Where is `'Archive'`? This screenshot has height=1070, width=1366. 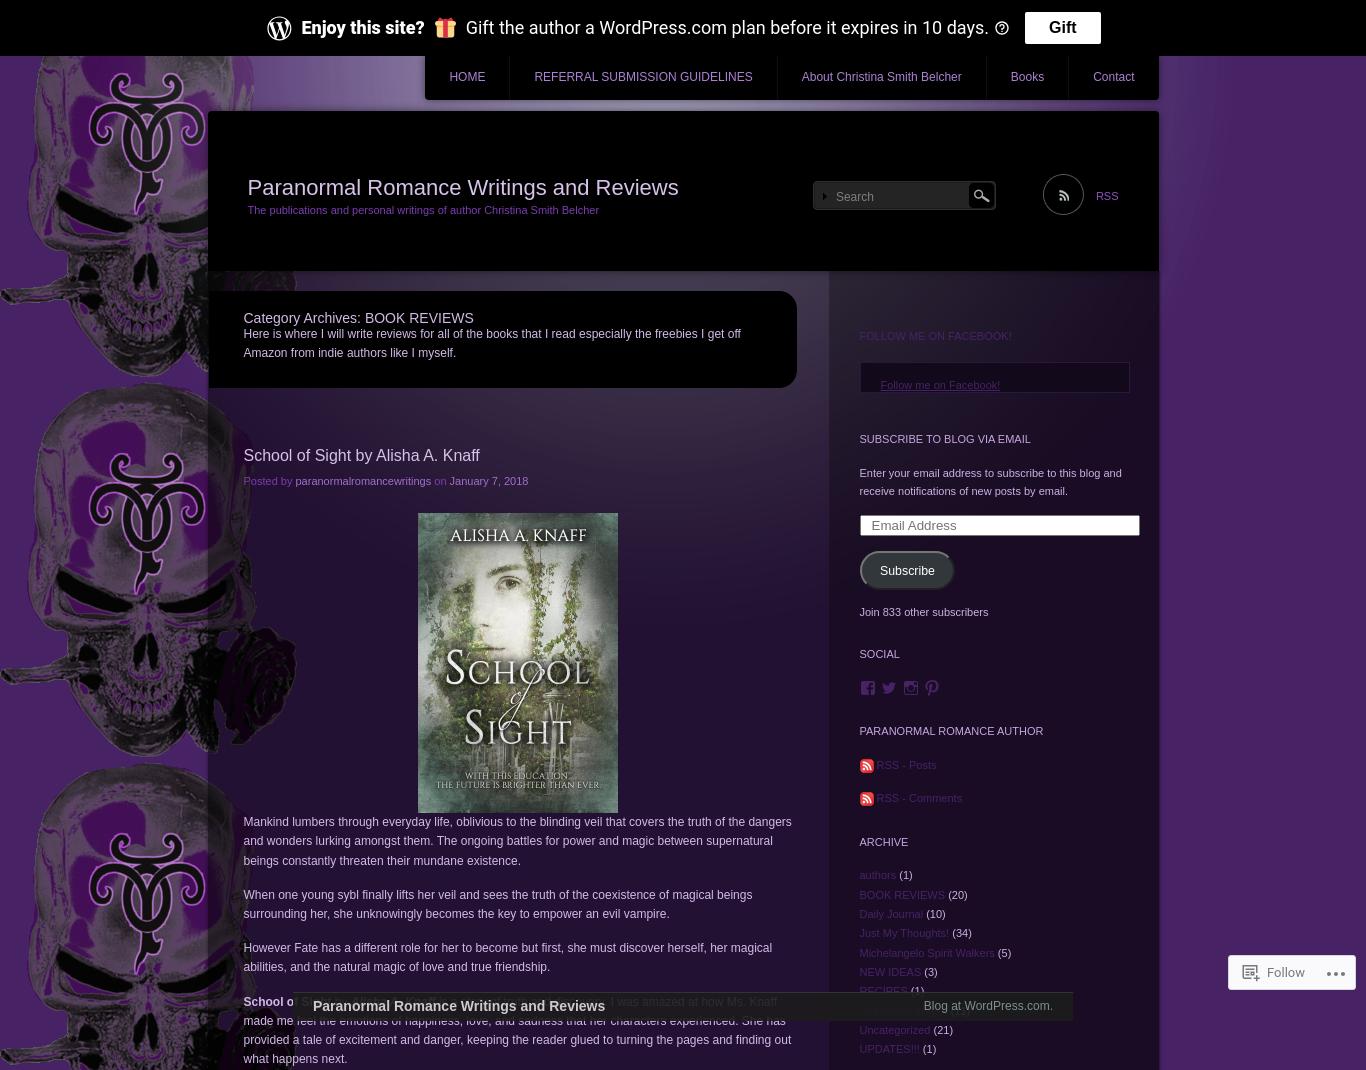 'Archive' is located at coordinates (857, 841).